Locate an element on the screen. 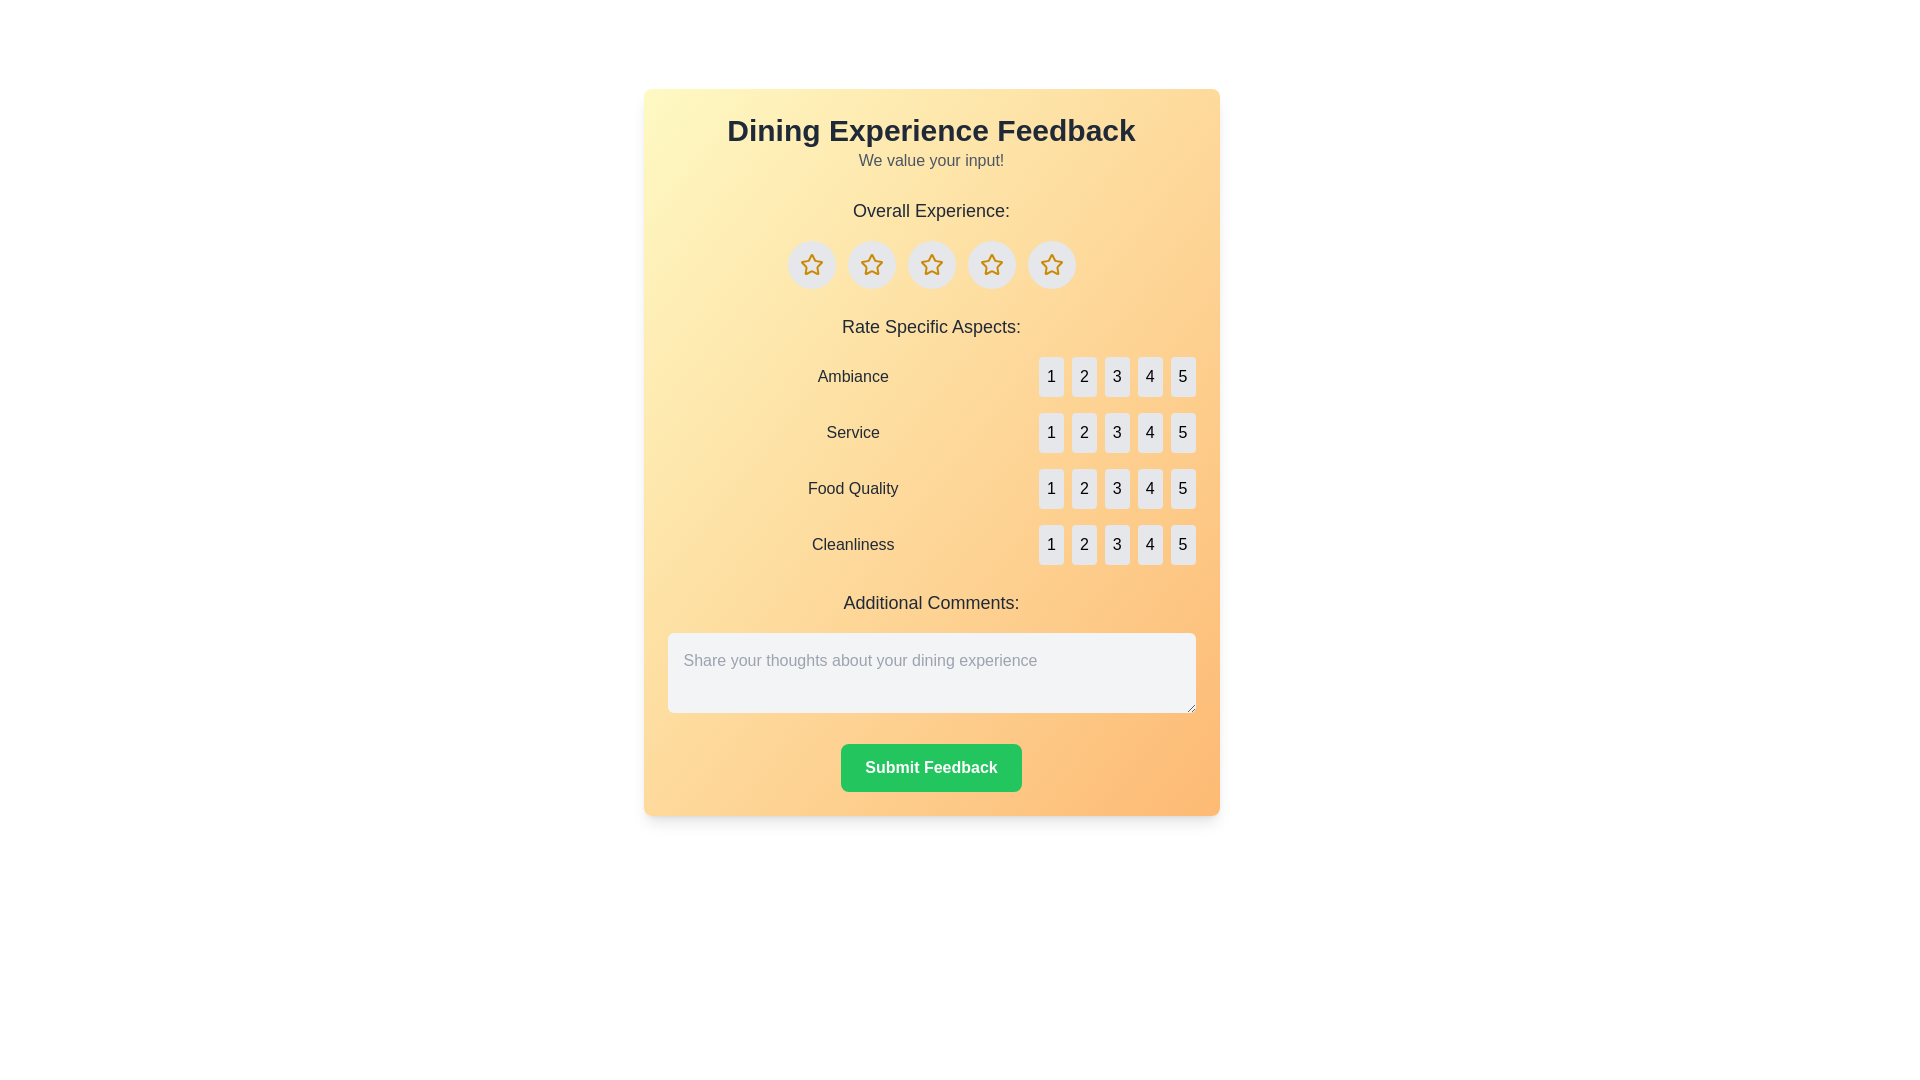 The width and height of the screenshot is (1920, 1080). the fifth star button is located at coordinates (1050, 264).